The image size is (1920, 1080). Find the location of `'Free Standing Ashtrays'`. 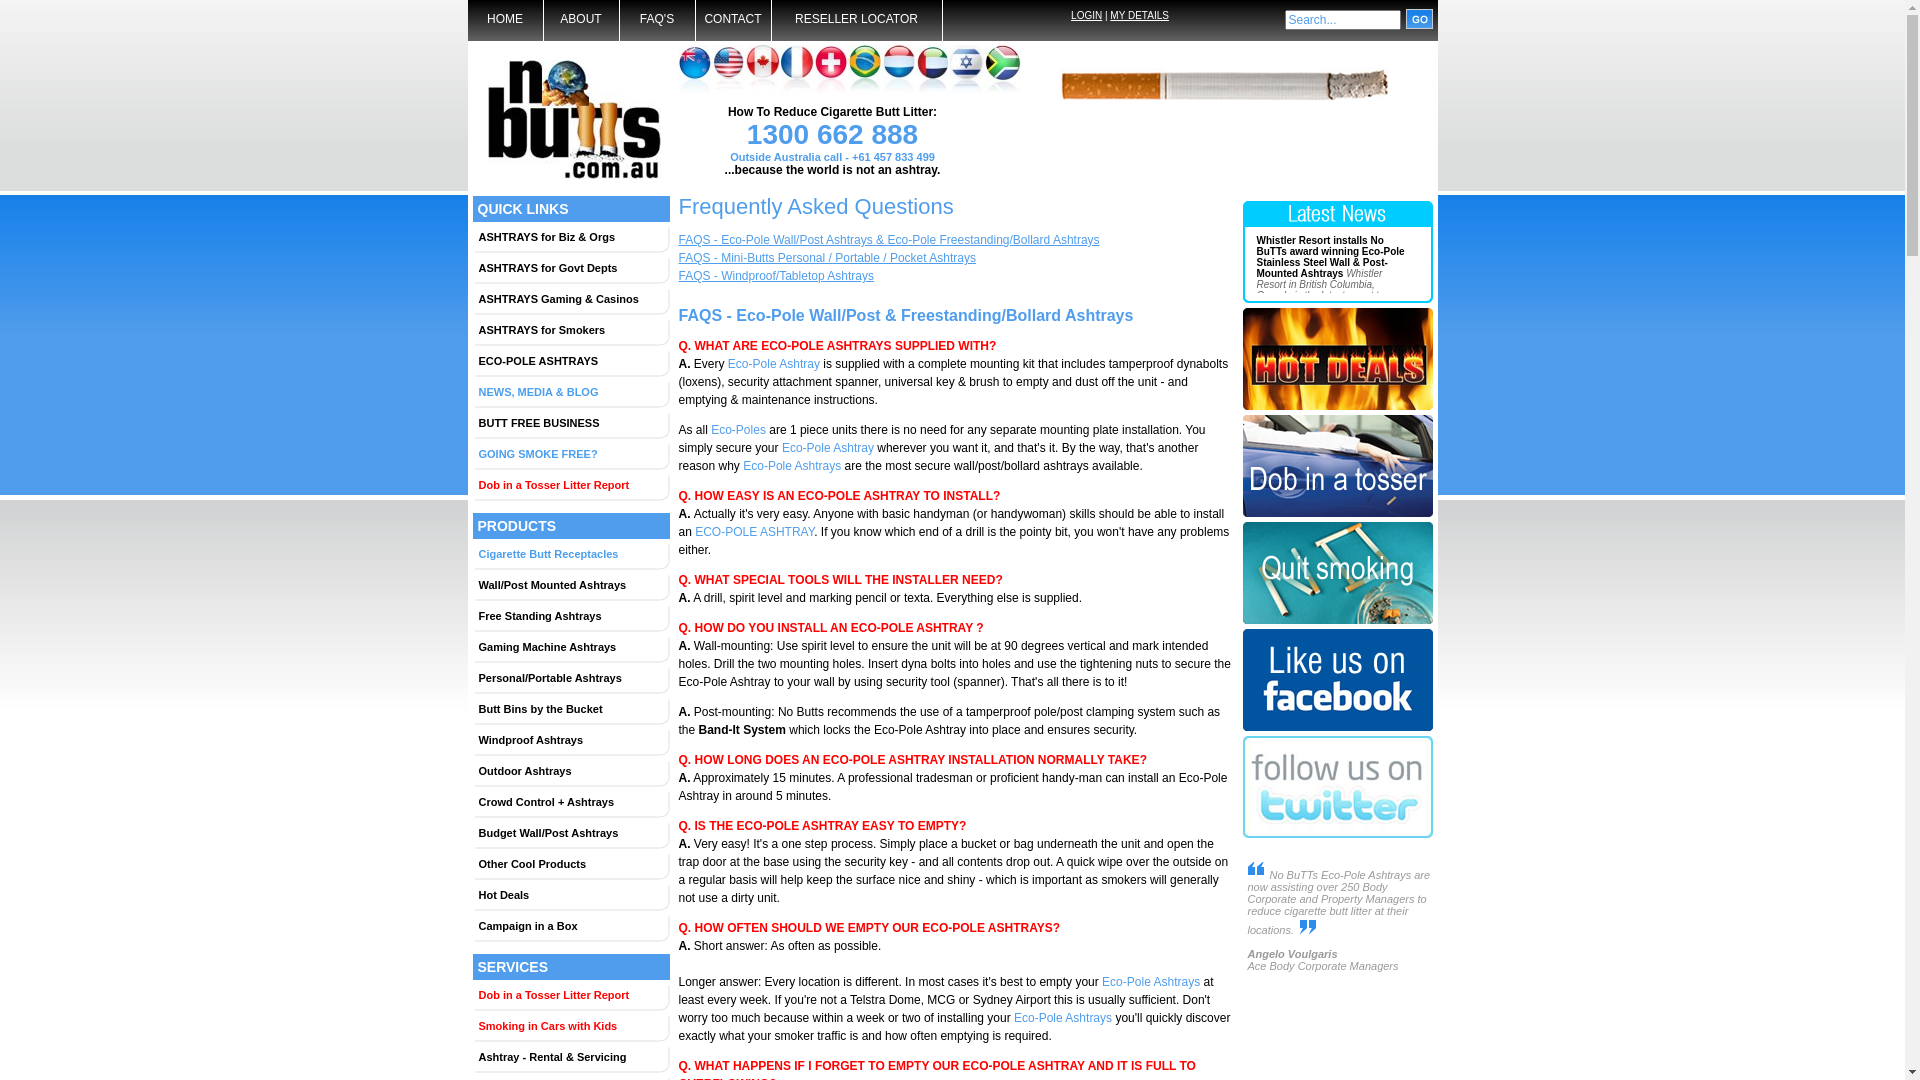

'Free Standing Ashtrays' is located at coordinates (570, 615).